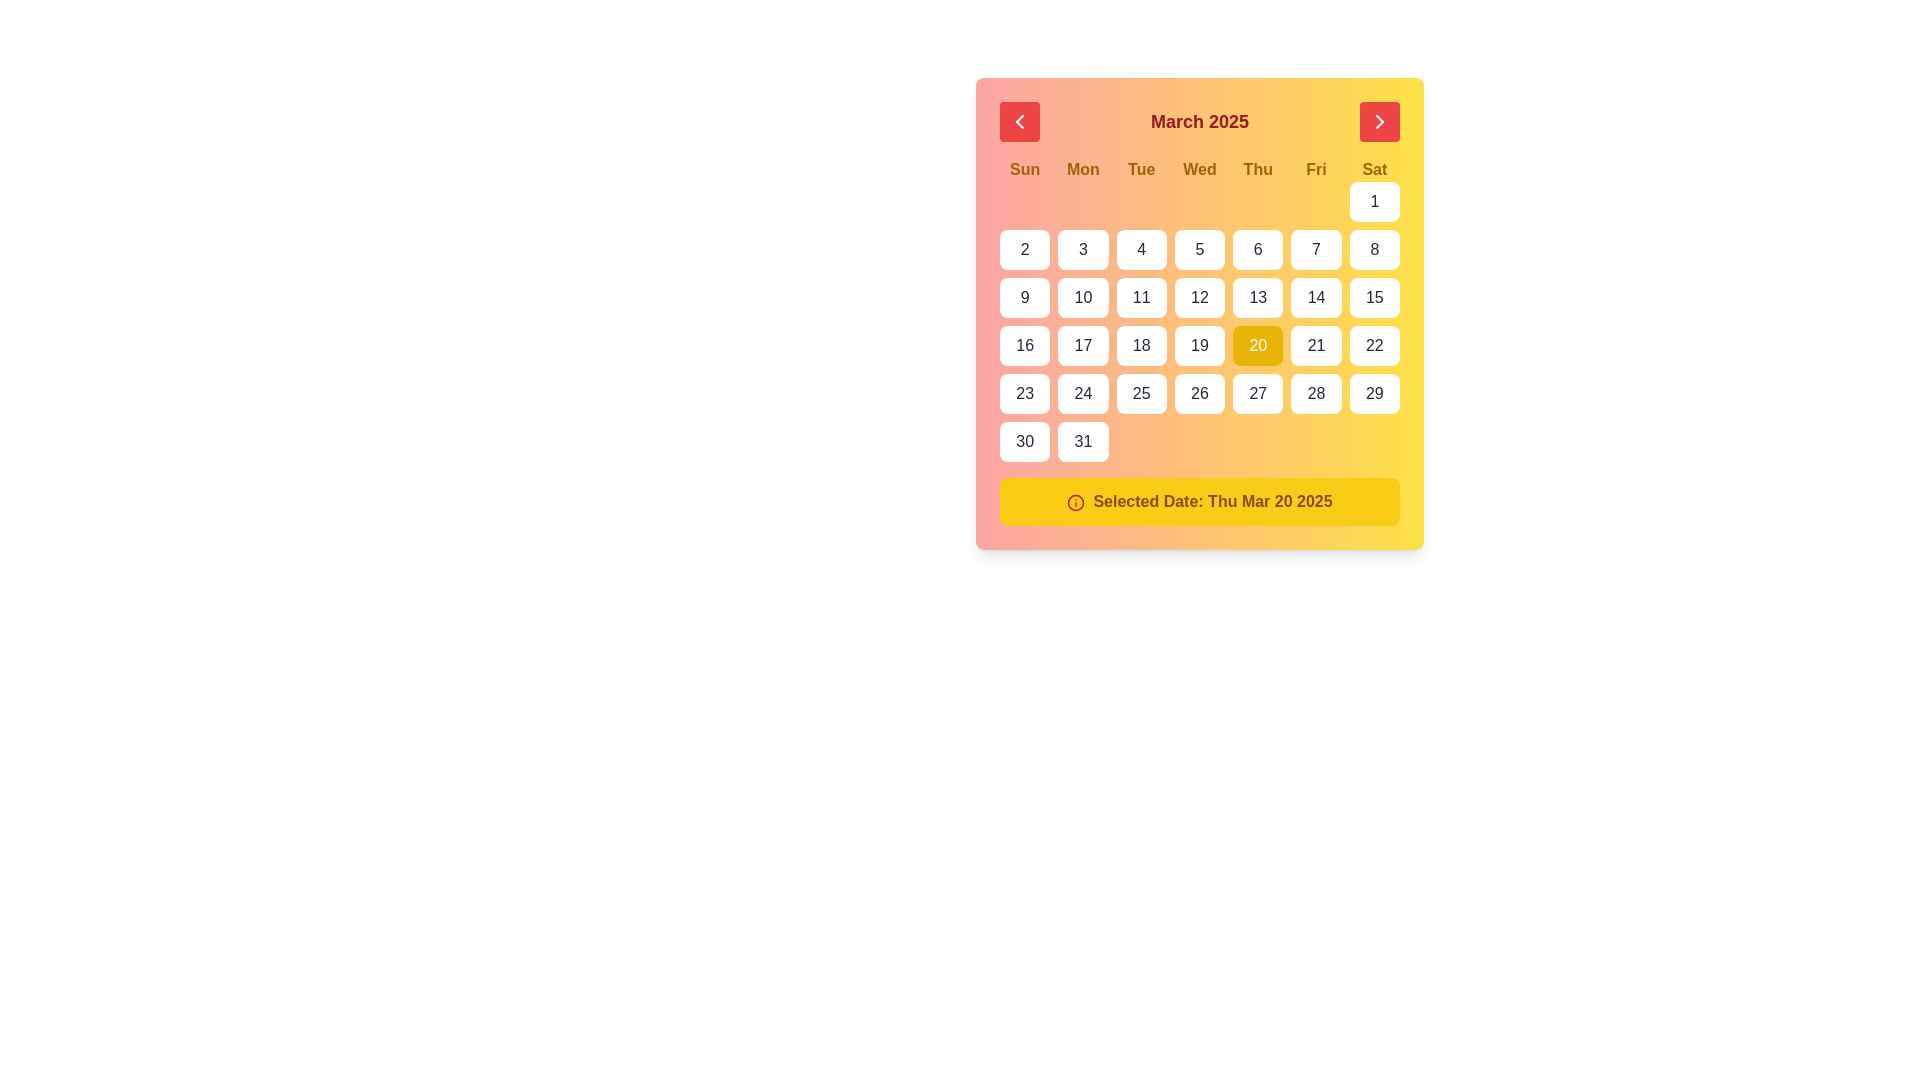 The height and width of the screenshot is (1080, 1920). I want to click on the white button with rounded corners displaying '31', so click(1082, 441).